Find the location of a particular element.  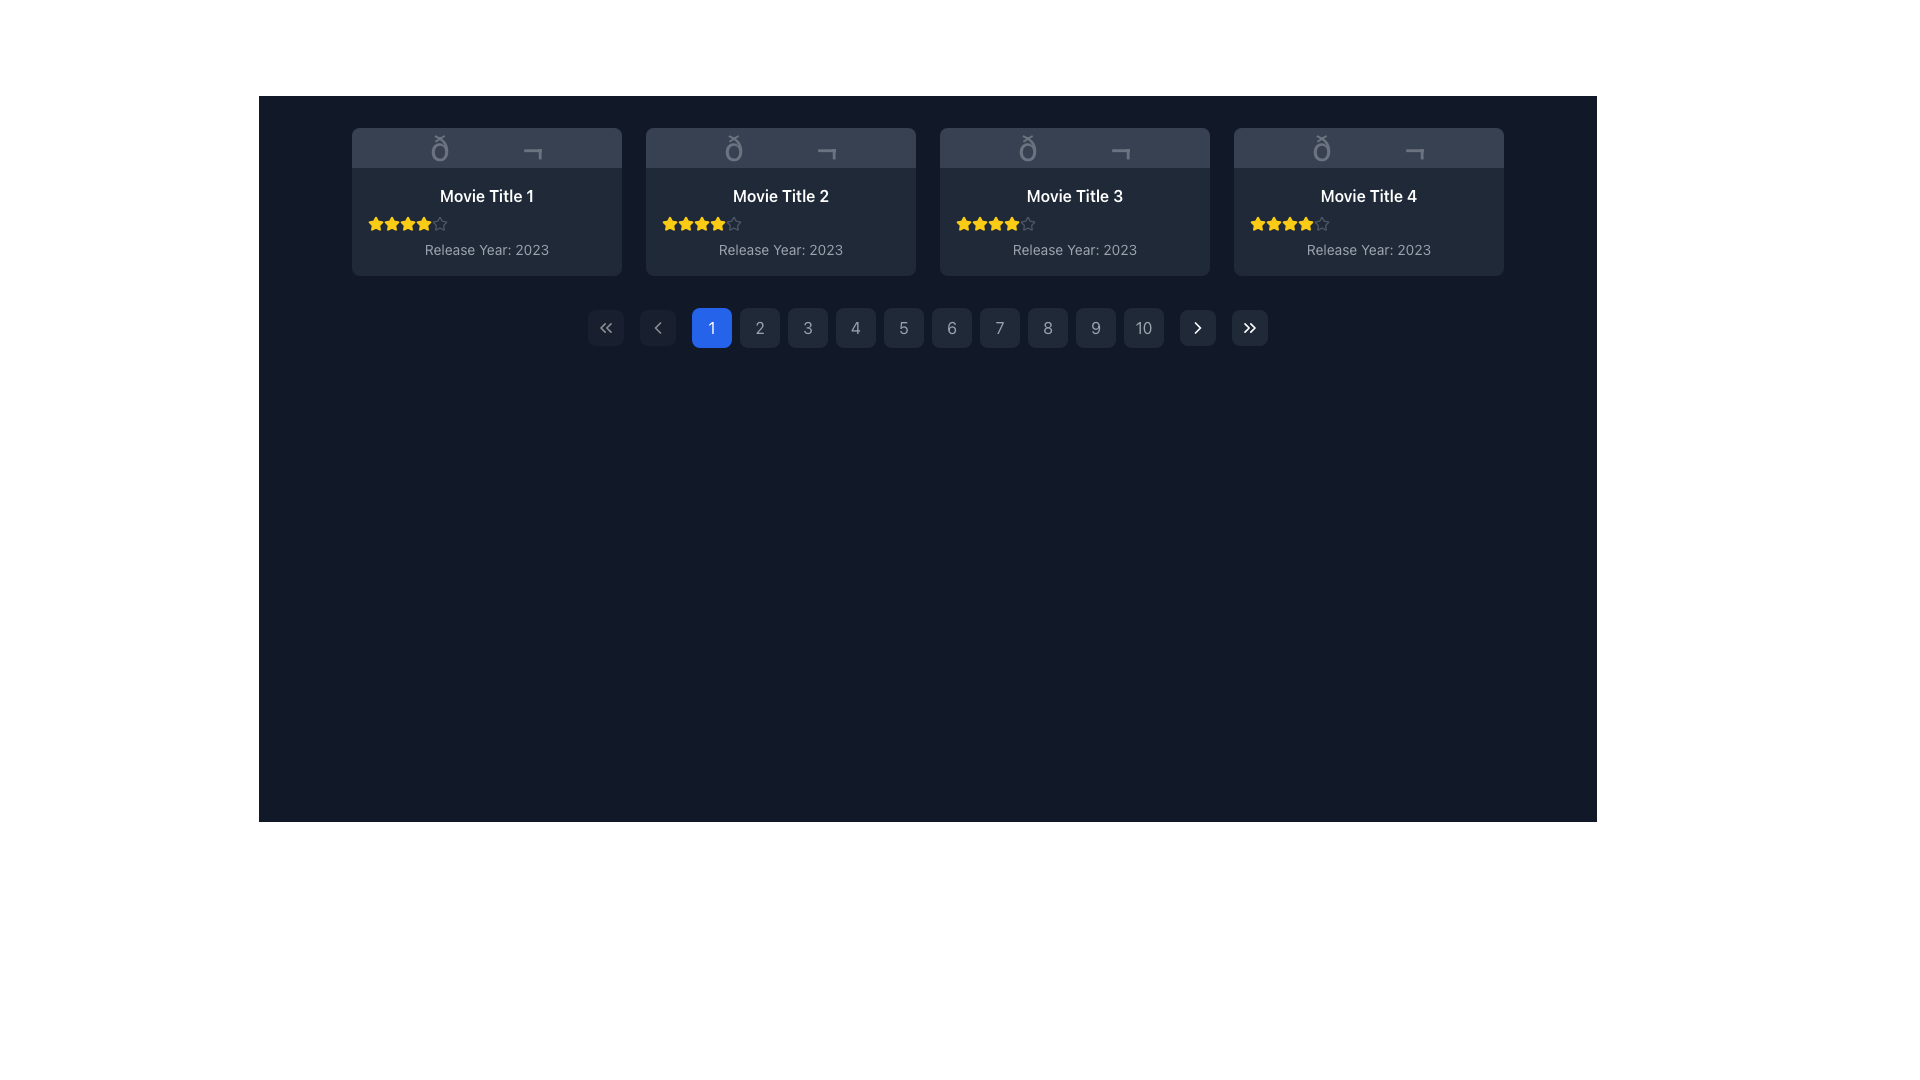

the text label displaying 'Movie Title 4' to trigger a tooltip is located at coordinates (1367, 196).